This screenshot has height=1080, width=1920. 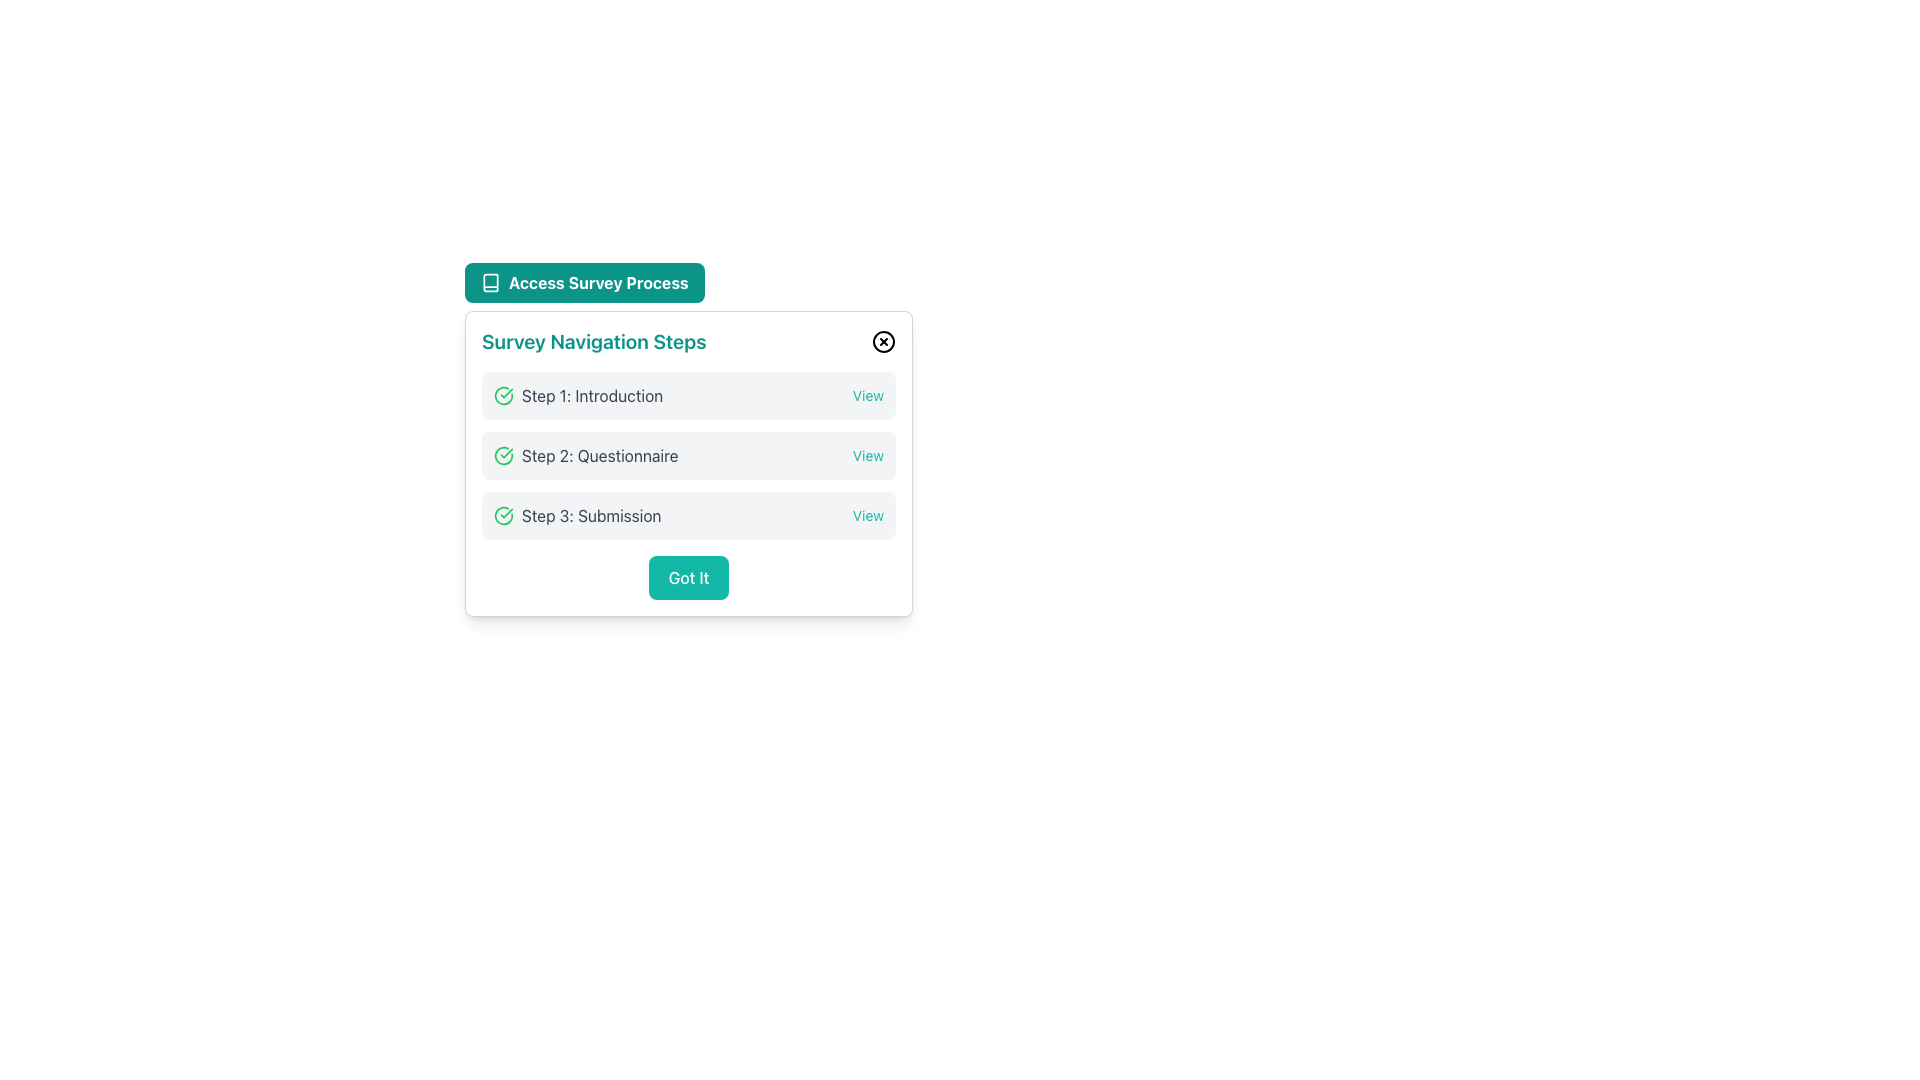 I want to click on the circular green checkmark icon, which indicates completion and is located to the left of the 'Step 2: Questionnaire' text, so click(x=504, y=455).